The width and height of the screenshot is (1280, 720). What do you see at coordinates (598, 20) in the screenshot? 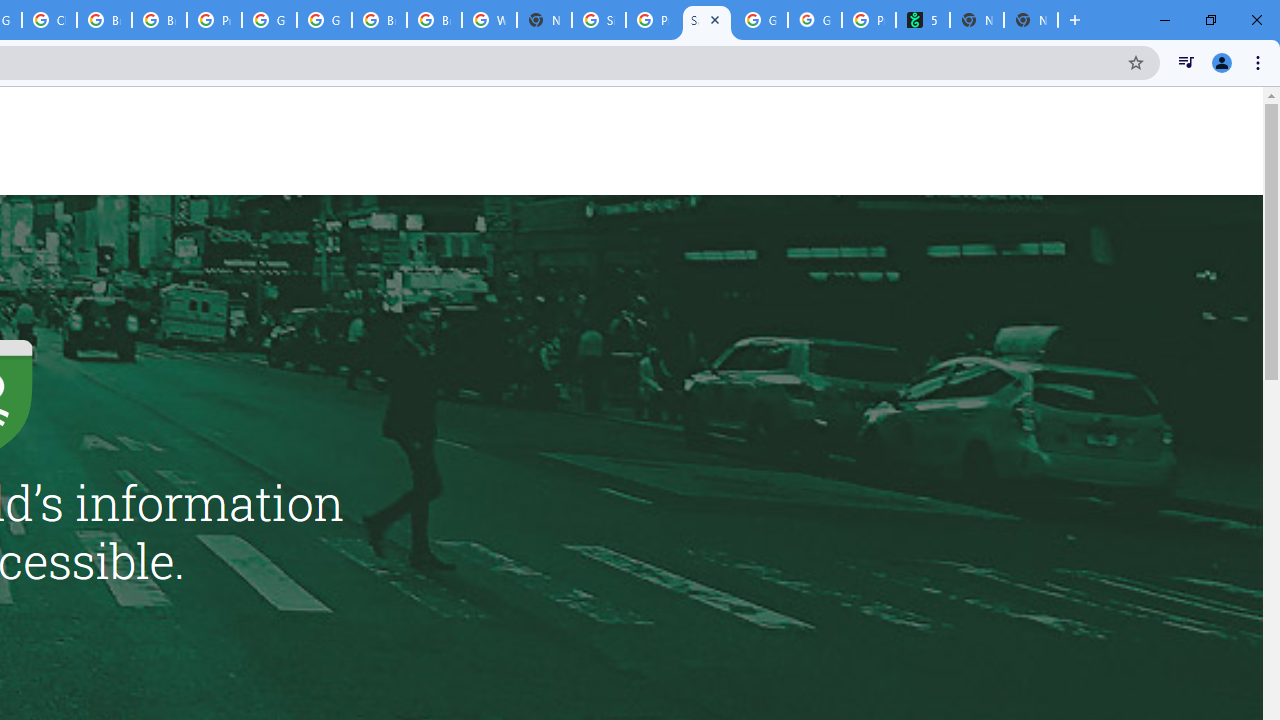
I see `'Sign in - Google Accounts'` at bounding box center [598, 20].